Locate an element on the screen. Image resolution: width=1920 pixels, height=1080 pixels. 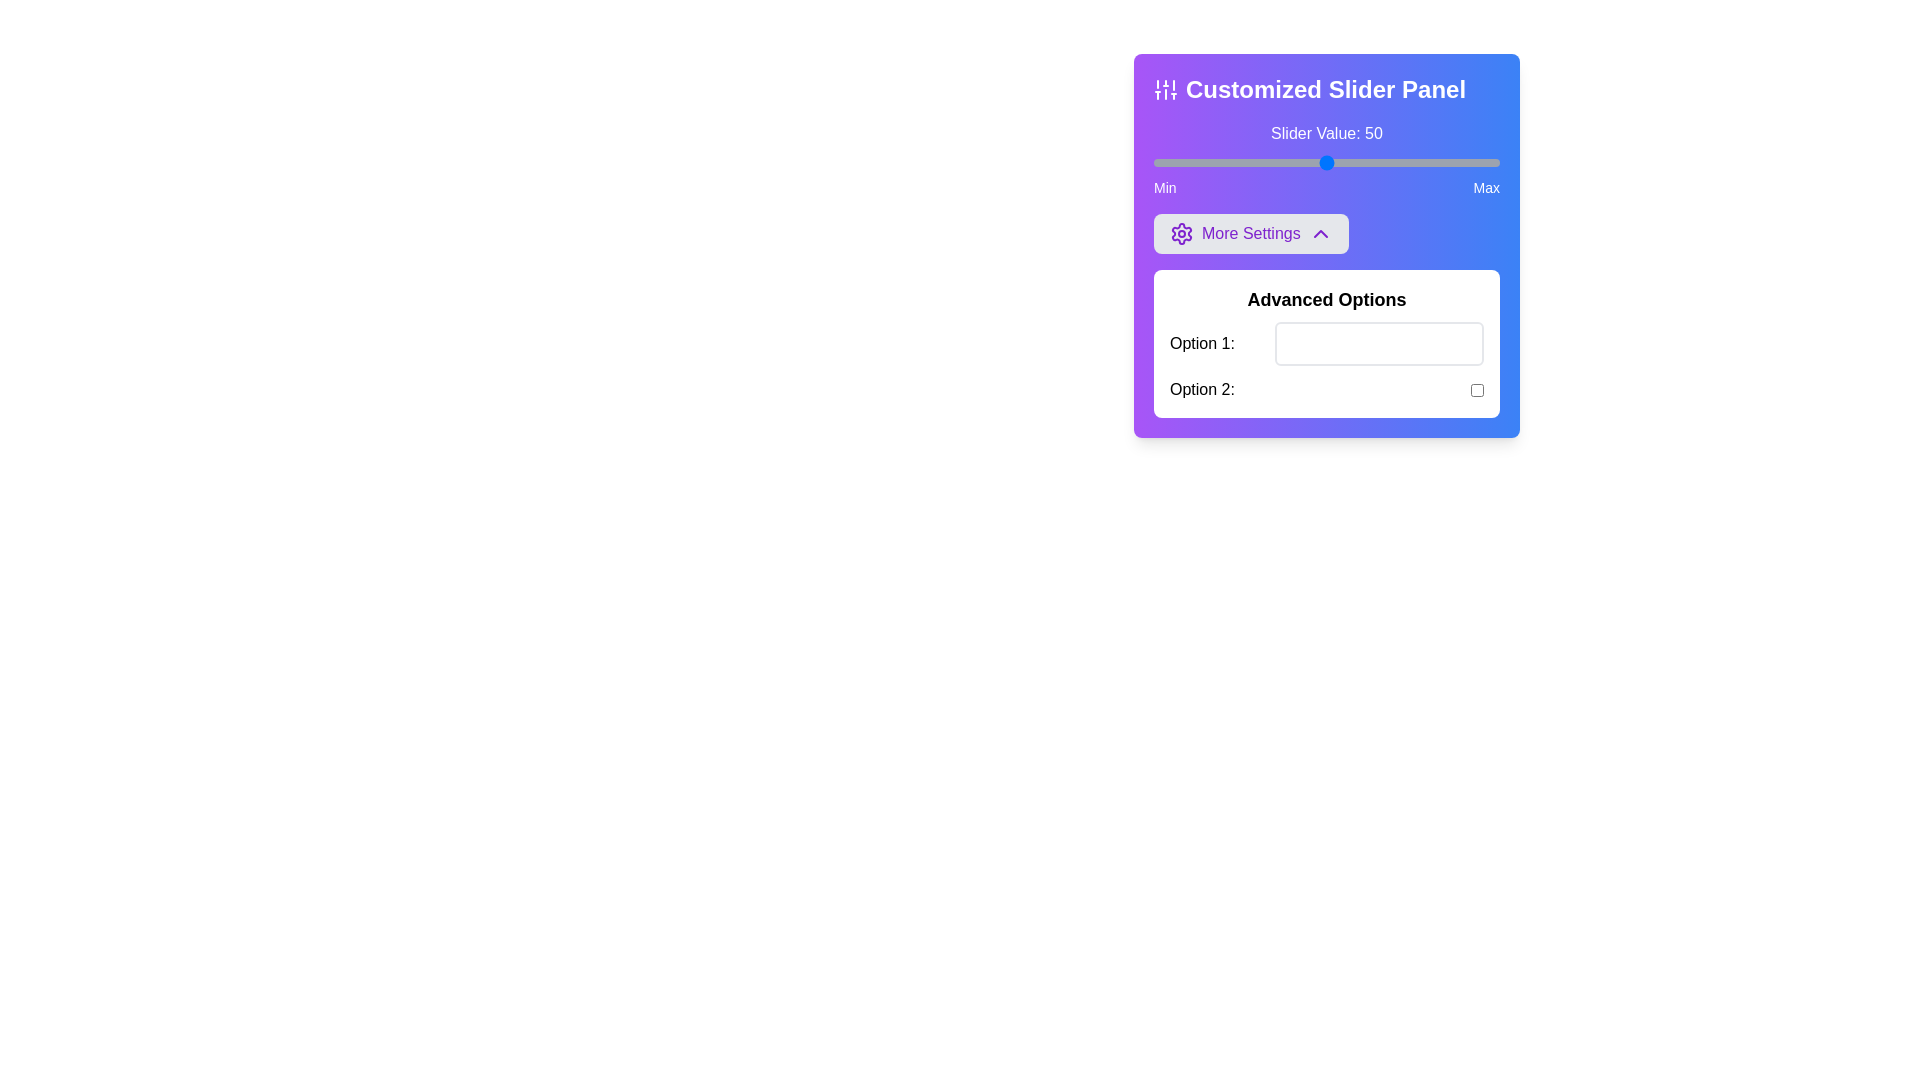
the slider is located at coordinates (1465, 161).